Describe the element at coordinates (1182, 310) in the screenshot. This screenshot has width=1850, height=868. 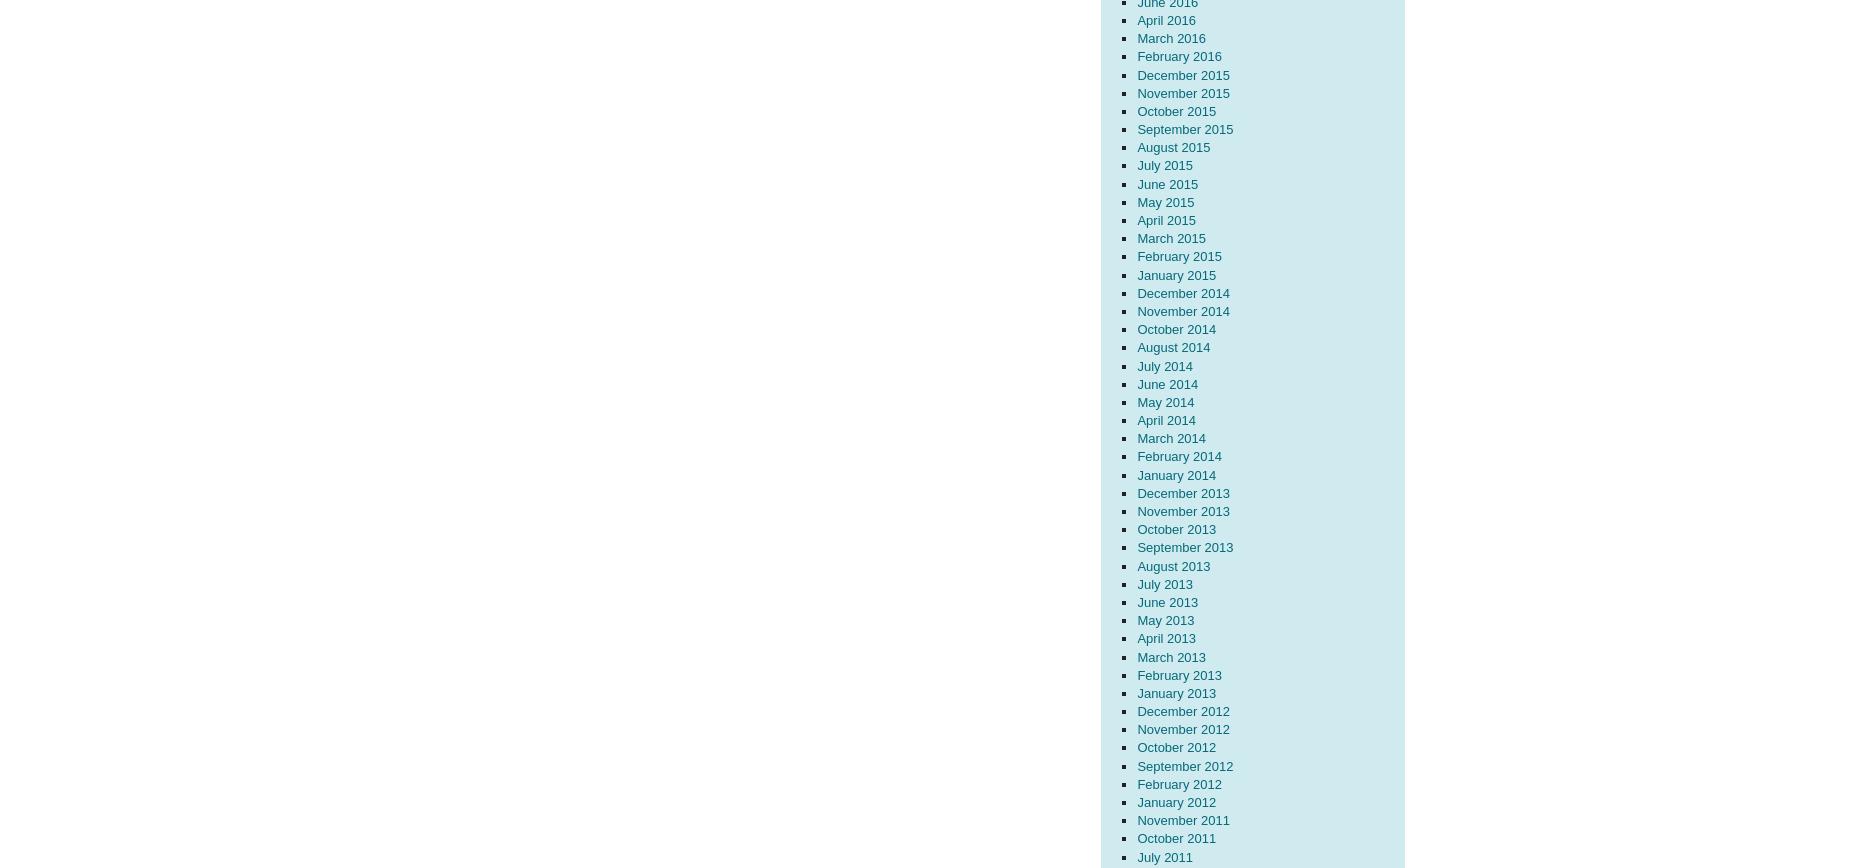
I see `'November 2014'` at that location.